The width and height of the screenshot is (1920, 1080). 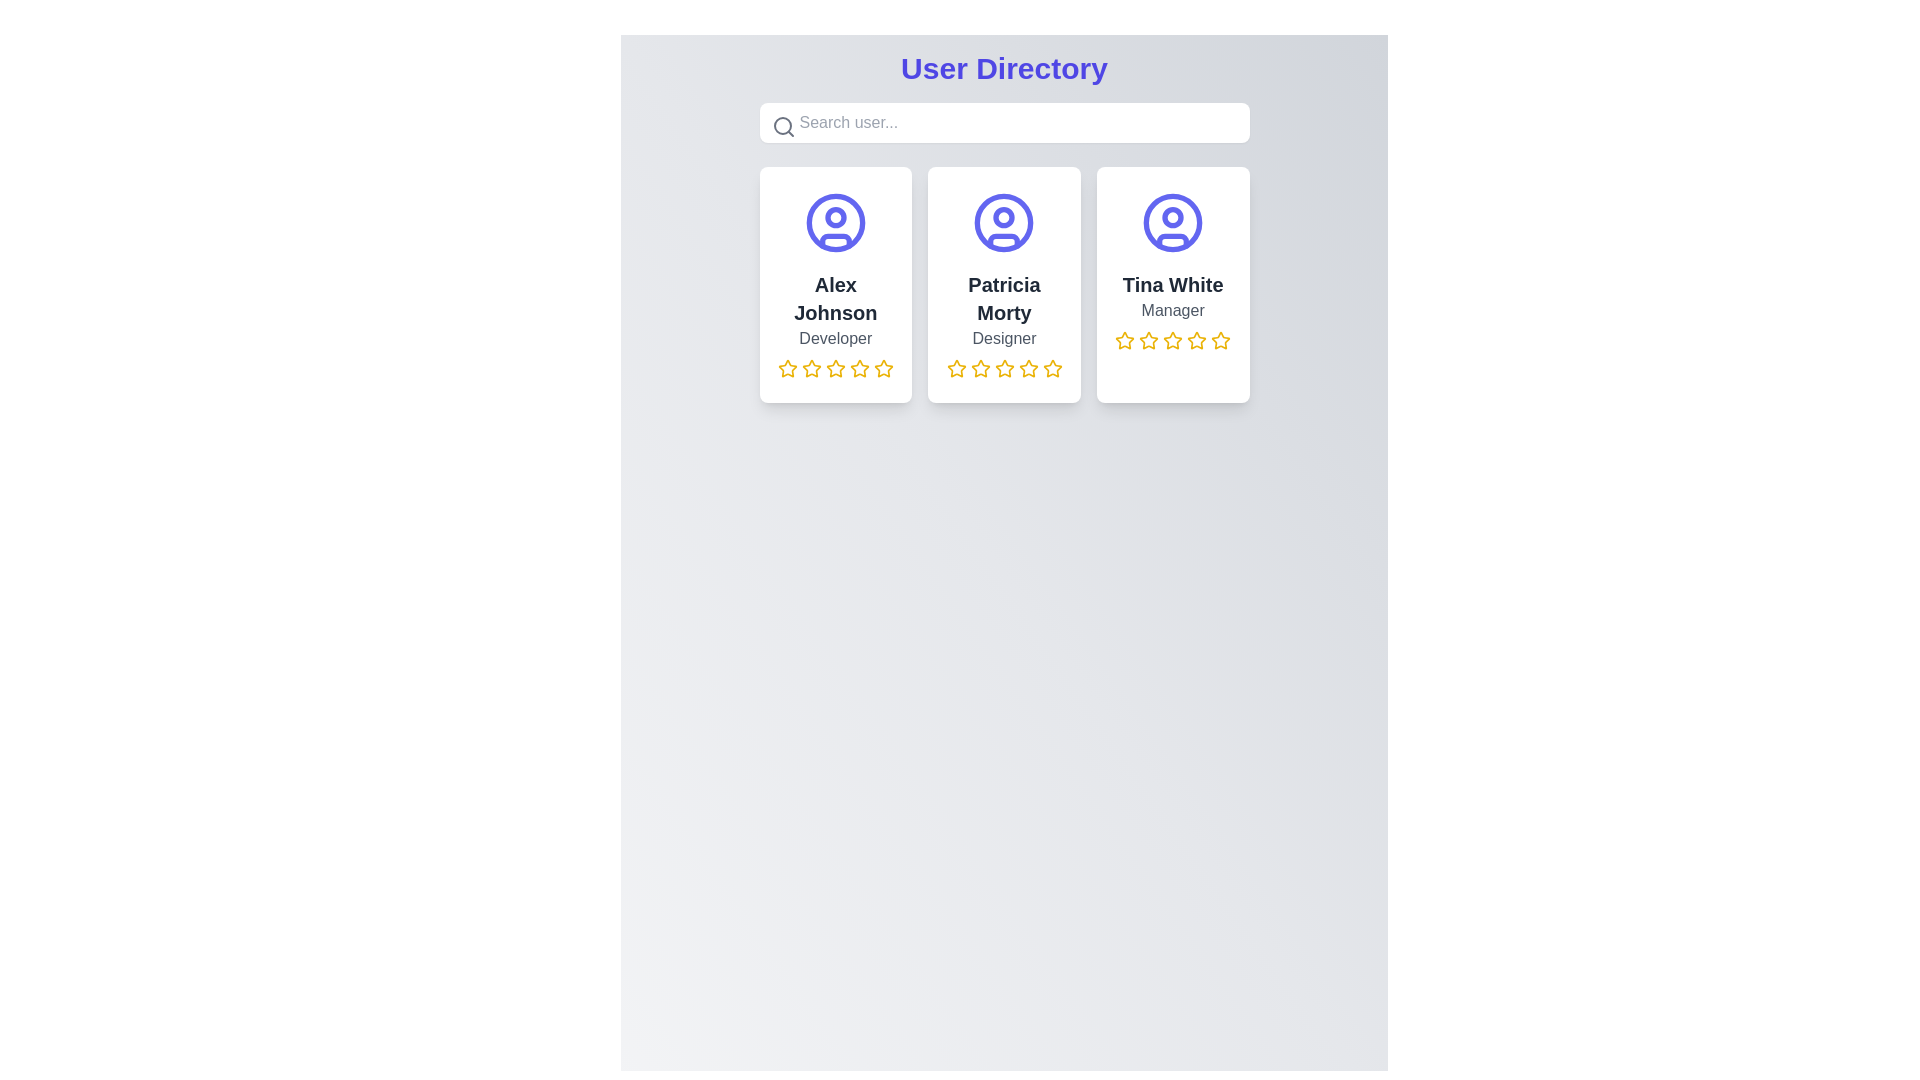 What do you see at coordinates (1197, 339) in the screenshot?
I see `the fourth yellow star icon in the rating system below the user card for Tina White` at bounding box center [1197, 339].